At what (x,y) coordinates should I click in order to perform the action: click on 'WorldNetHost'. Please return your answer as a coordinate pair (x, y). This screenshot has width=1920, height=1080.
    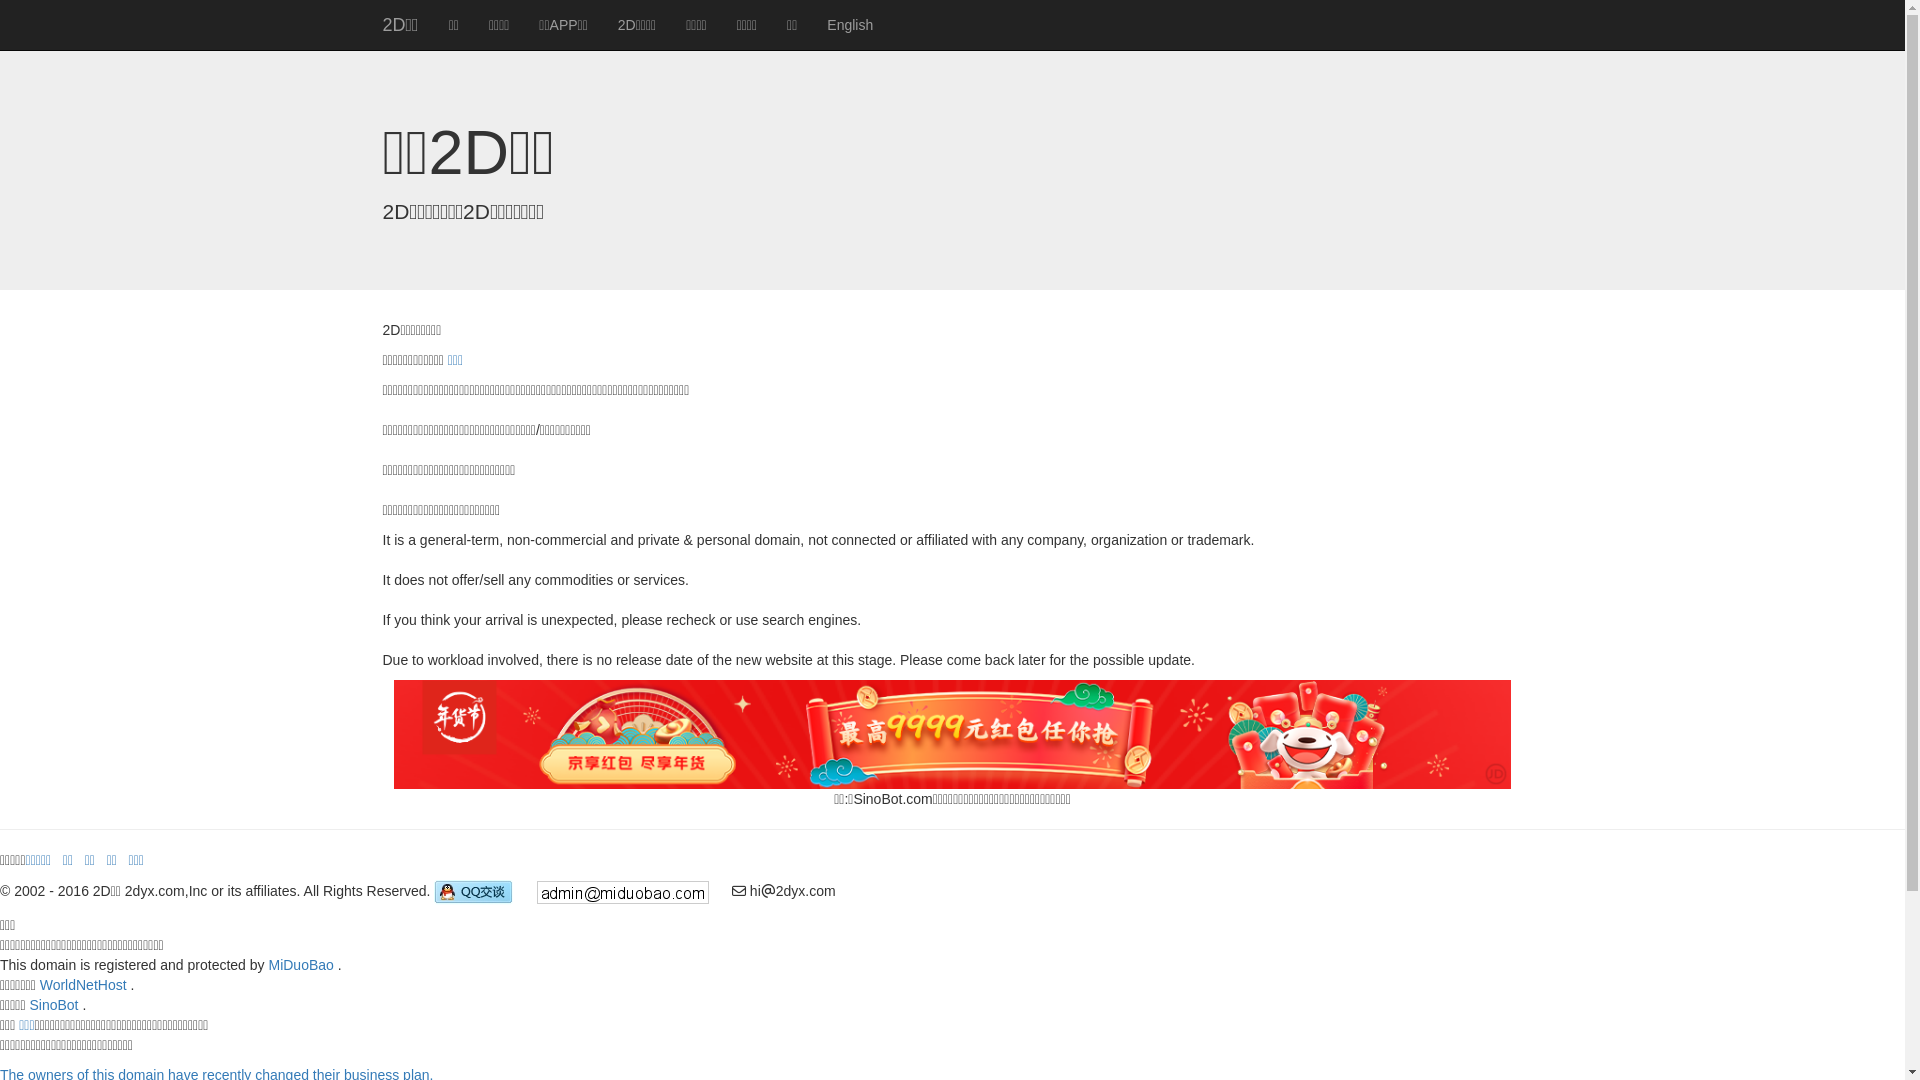
    Looking at the image, I should click on (82, 983).